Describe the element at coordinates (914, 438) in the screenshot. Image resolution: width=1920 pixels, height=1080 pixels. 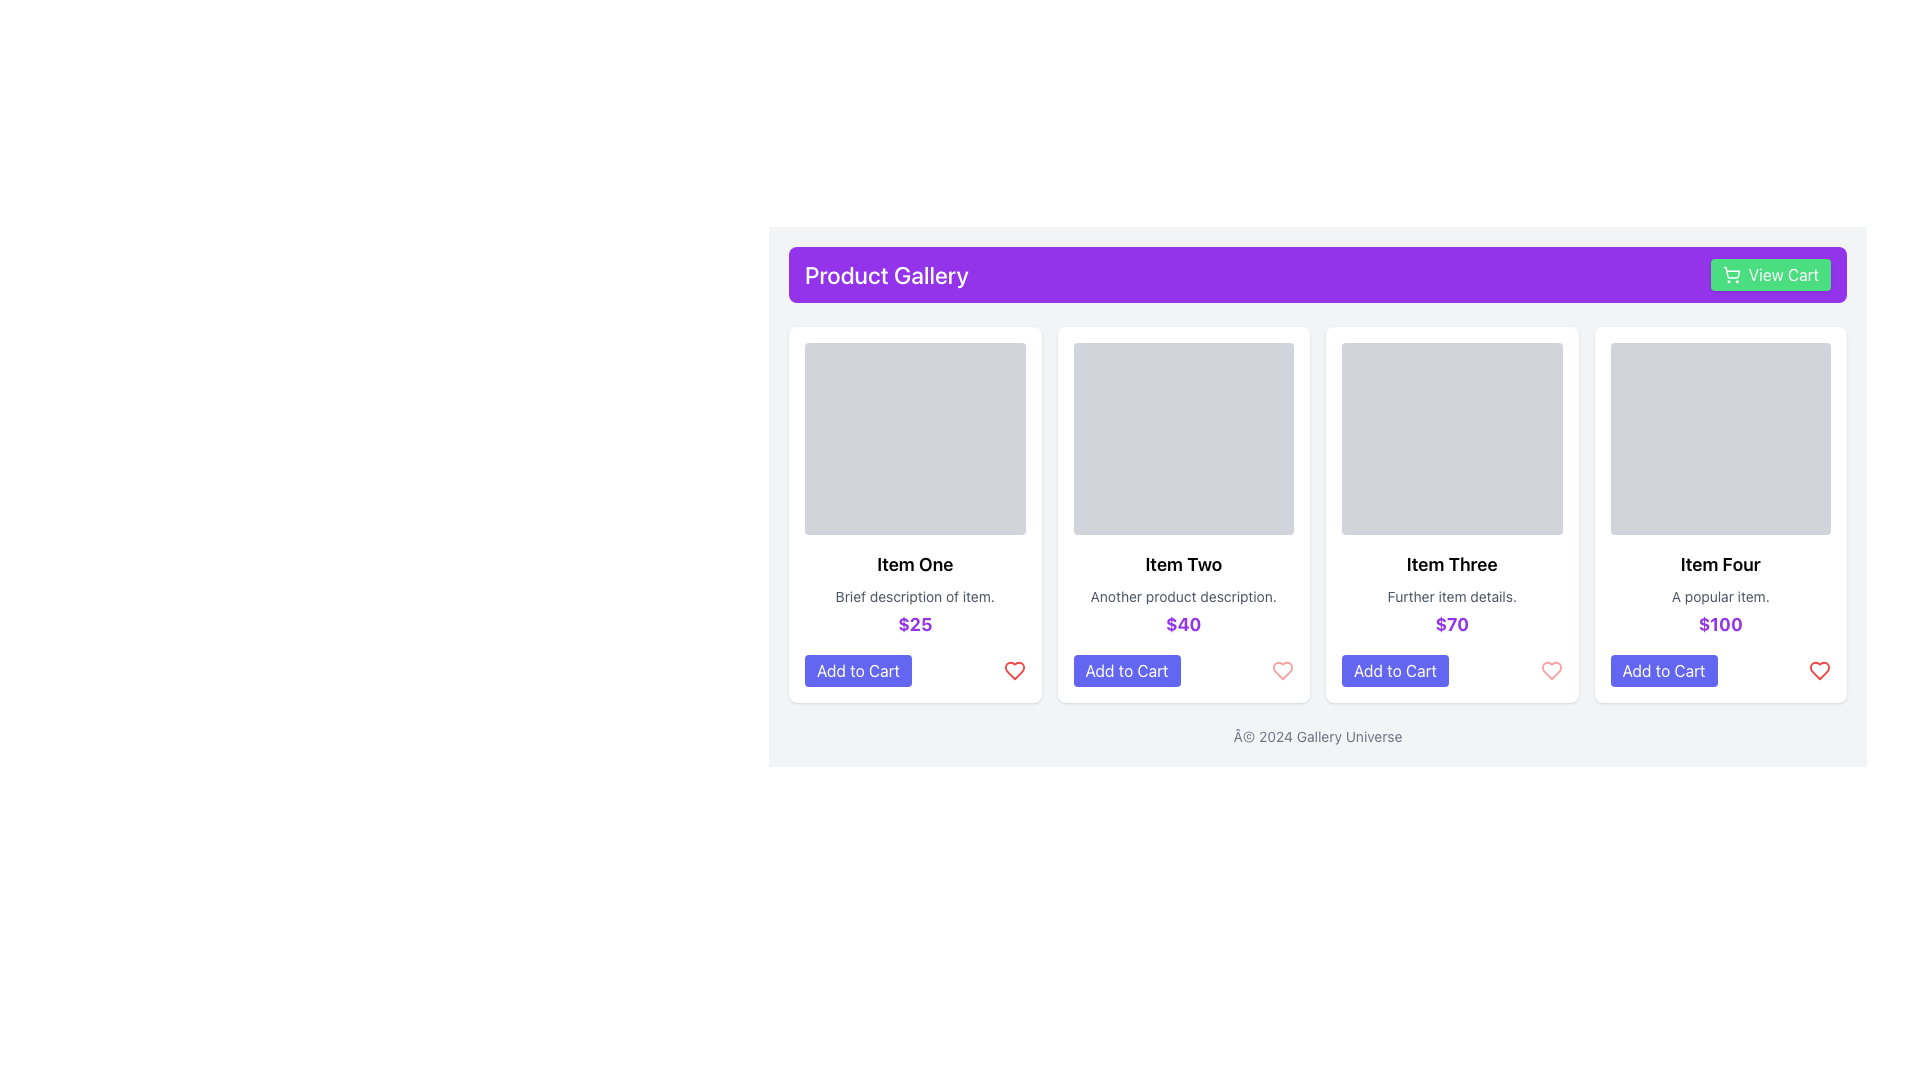
I see `the image placeholder, which is a light gray rectangular area with rounded corners located at the top of the card containing 'Item One'` at that location.